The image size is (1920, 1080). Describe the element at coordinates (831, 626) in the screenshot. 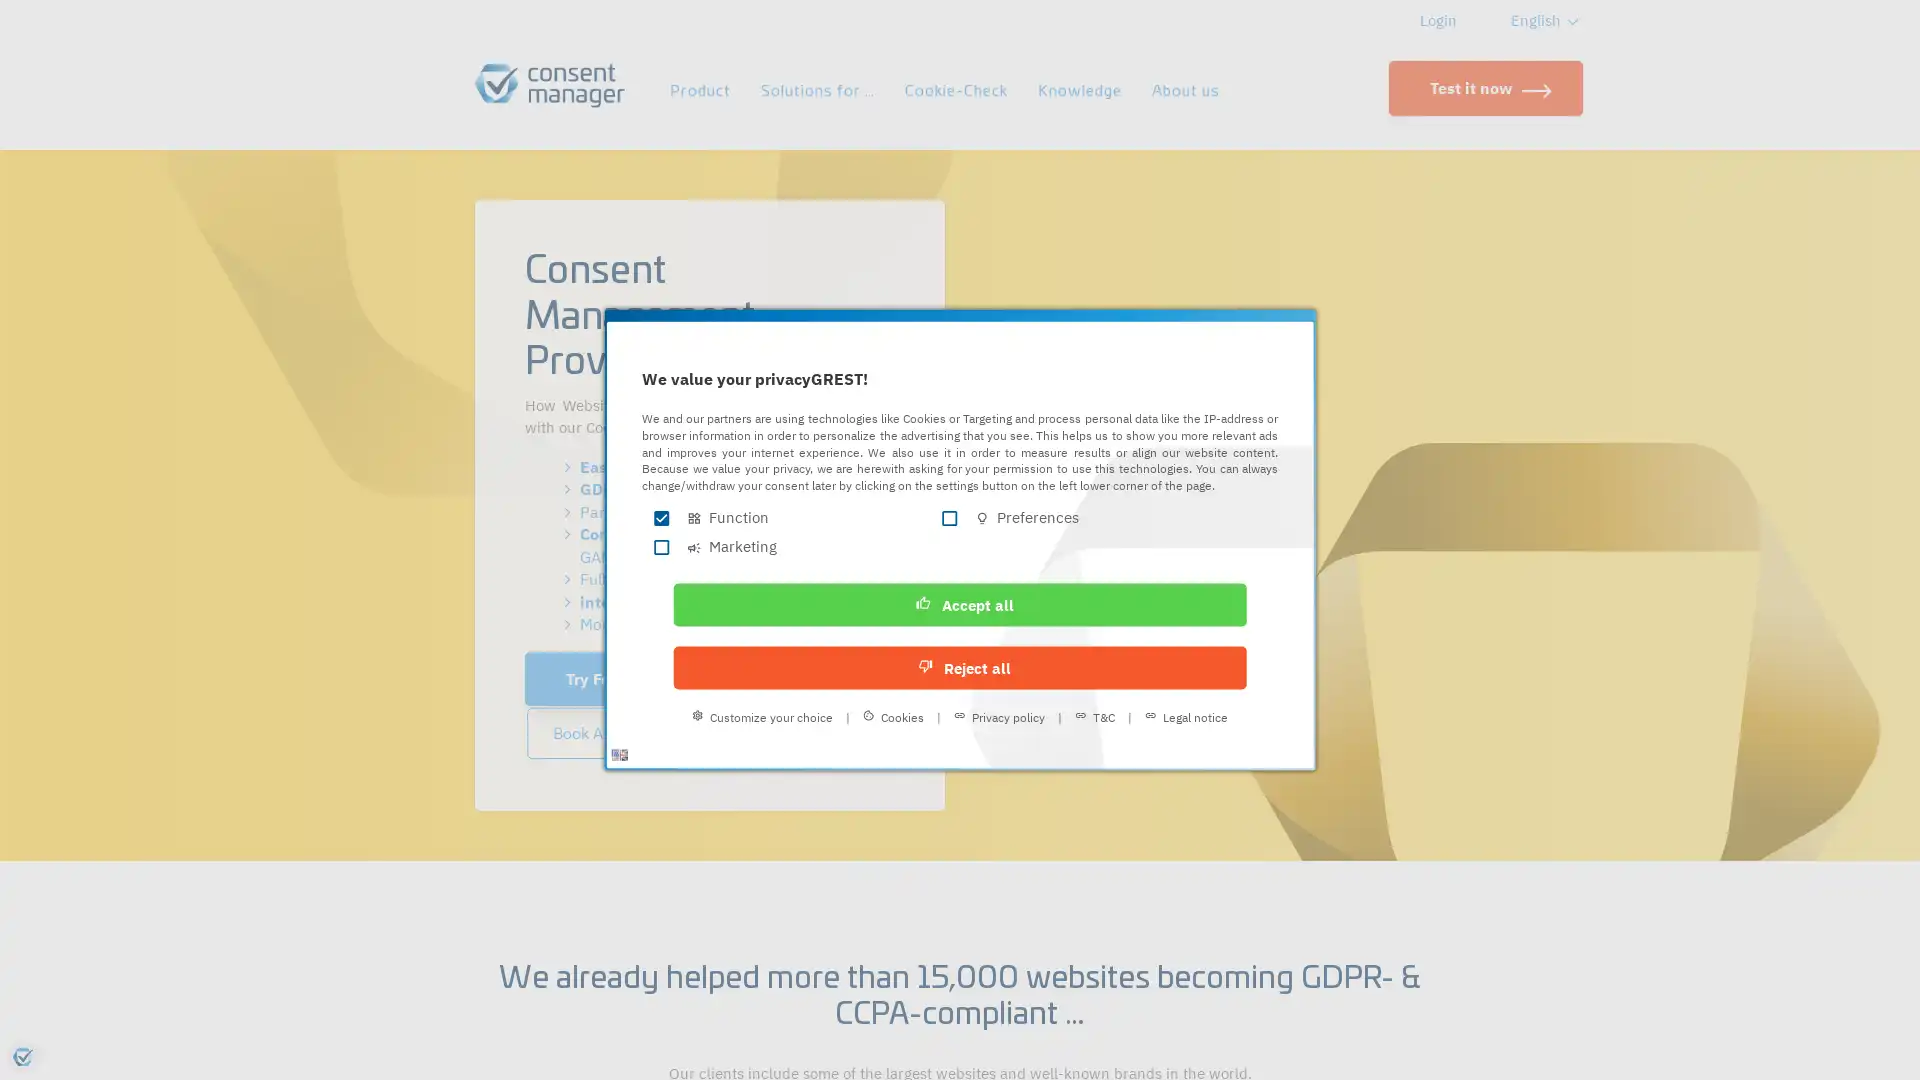

I see `Accept all` at that location.